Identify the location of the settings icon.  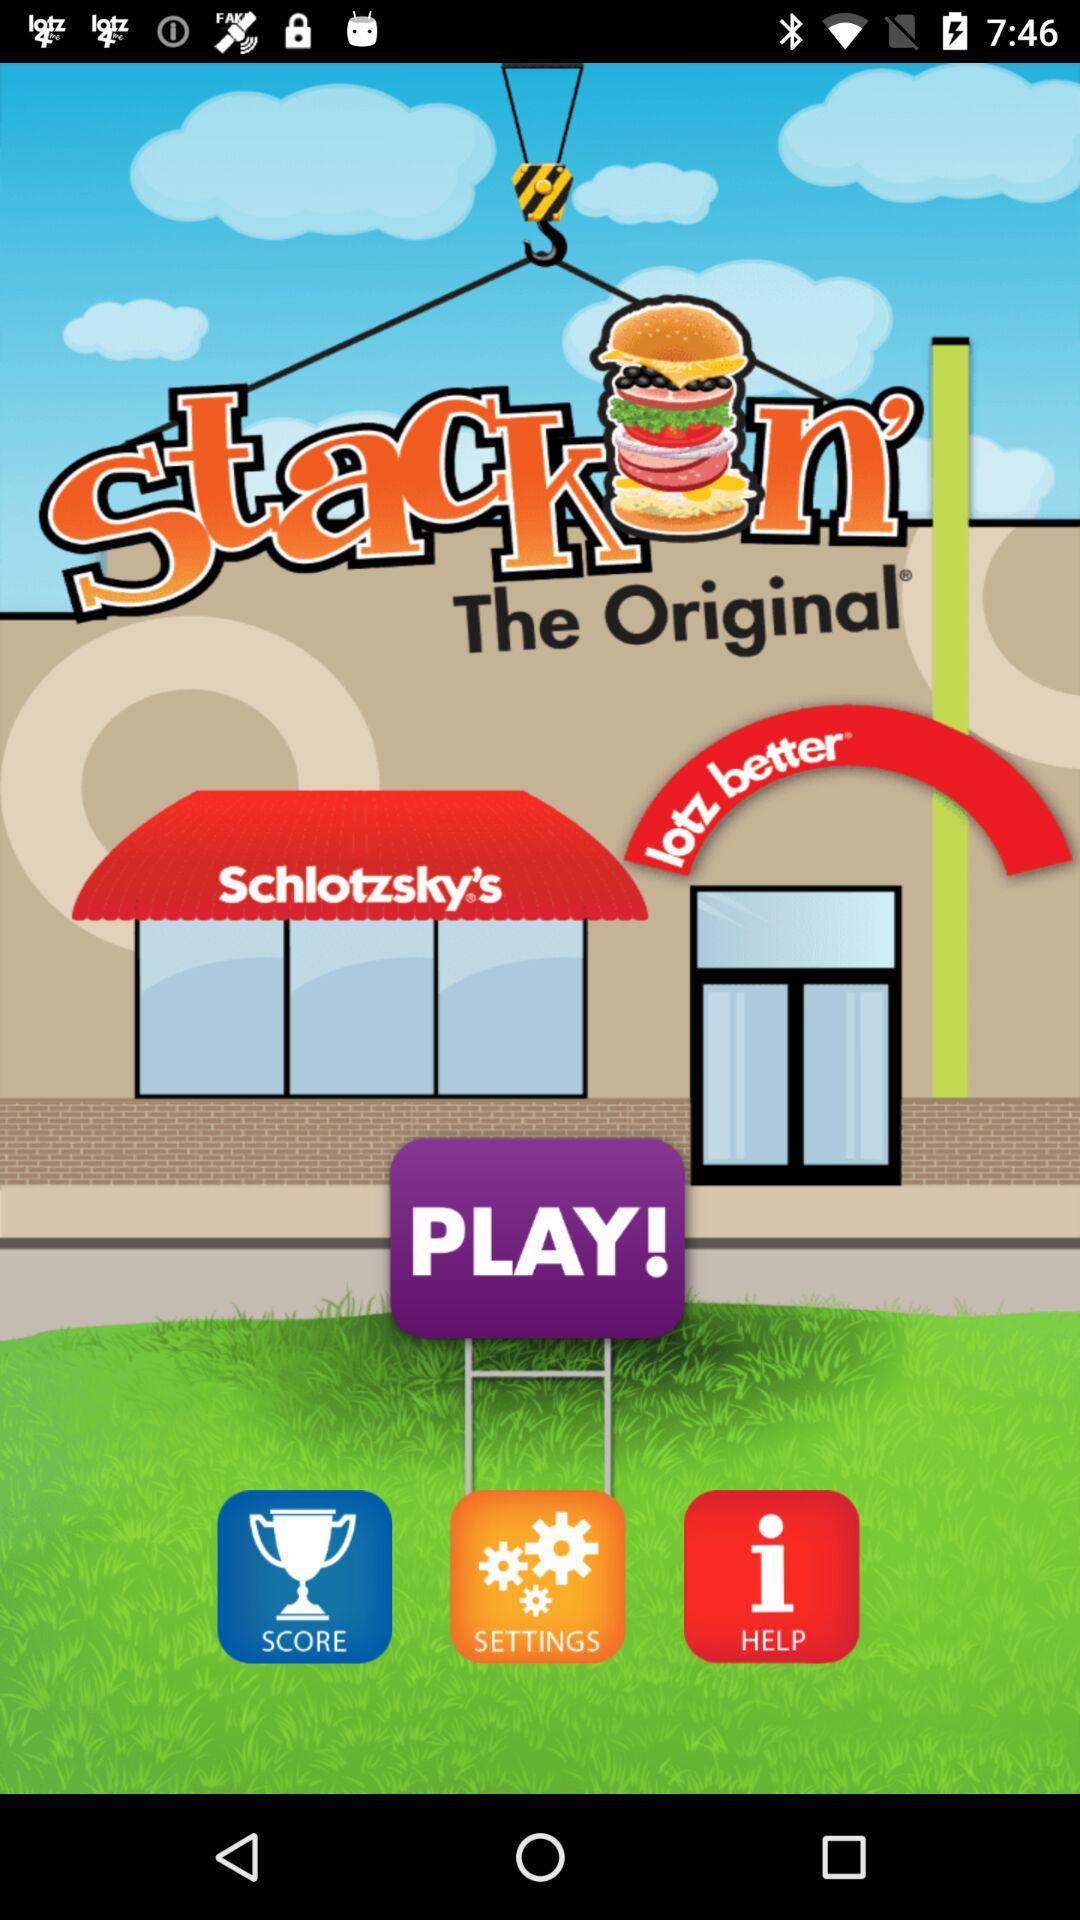
(537, 1575).